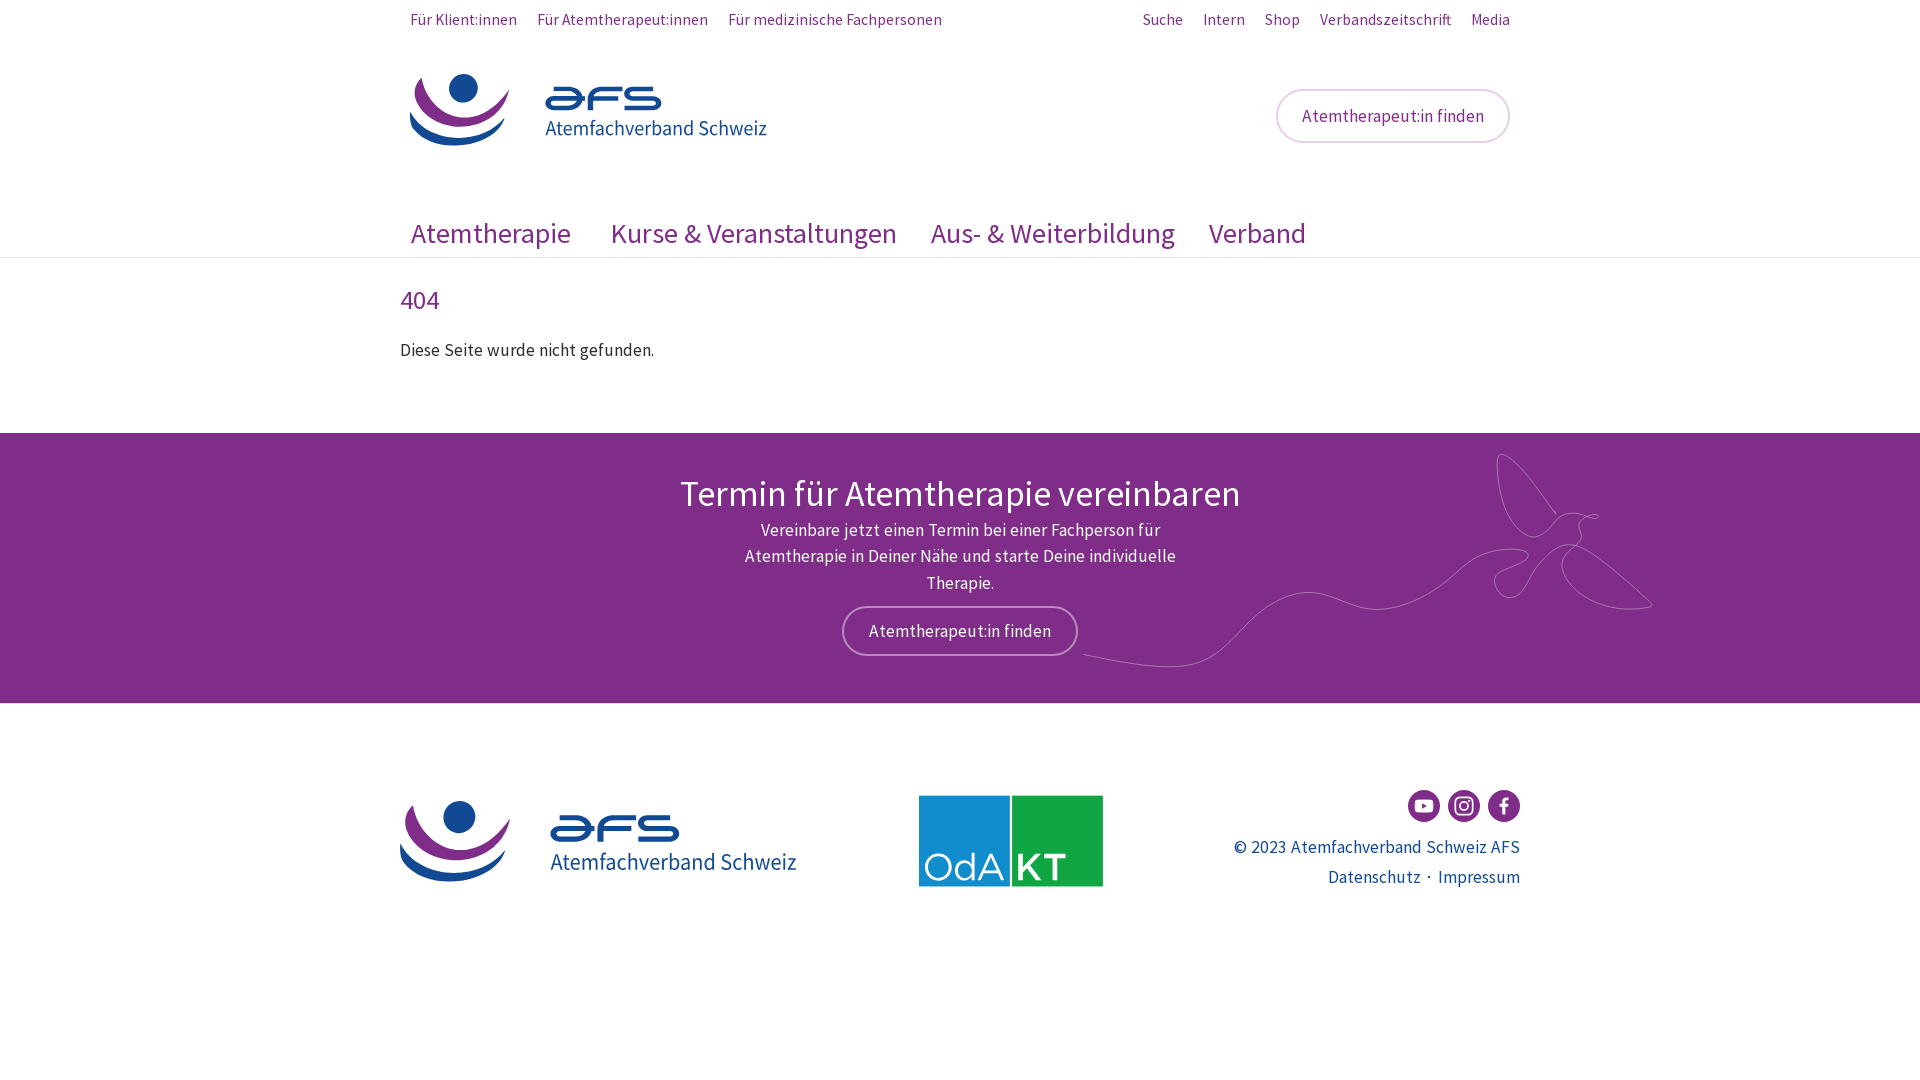 This screenshot has height=1080, width=1920. Describe the element at coordinates (1256, 231) in the screenshot. I see `'Verband'` at that location.